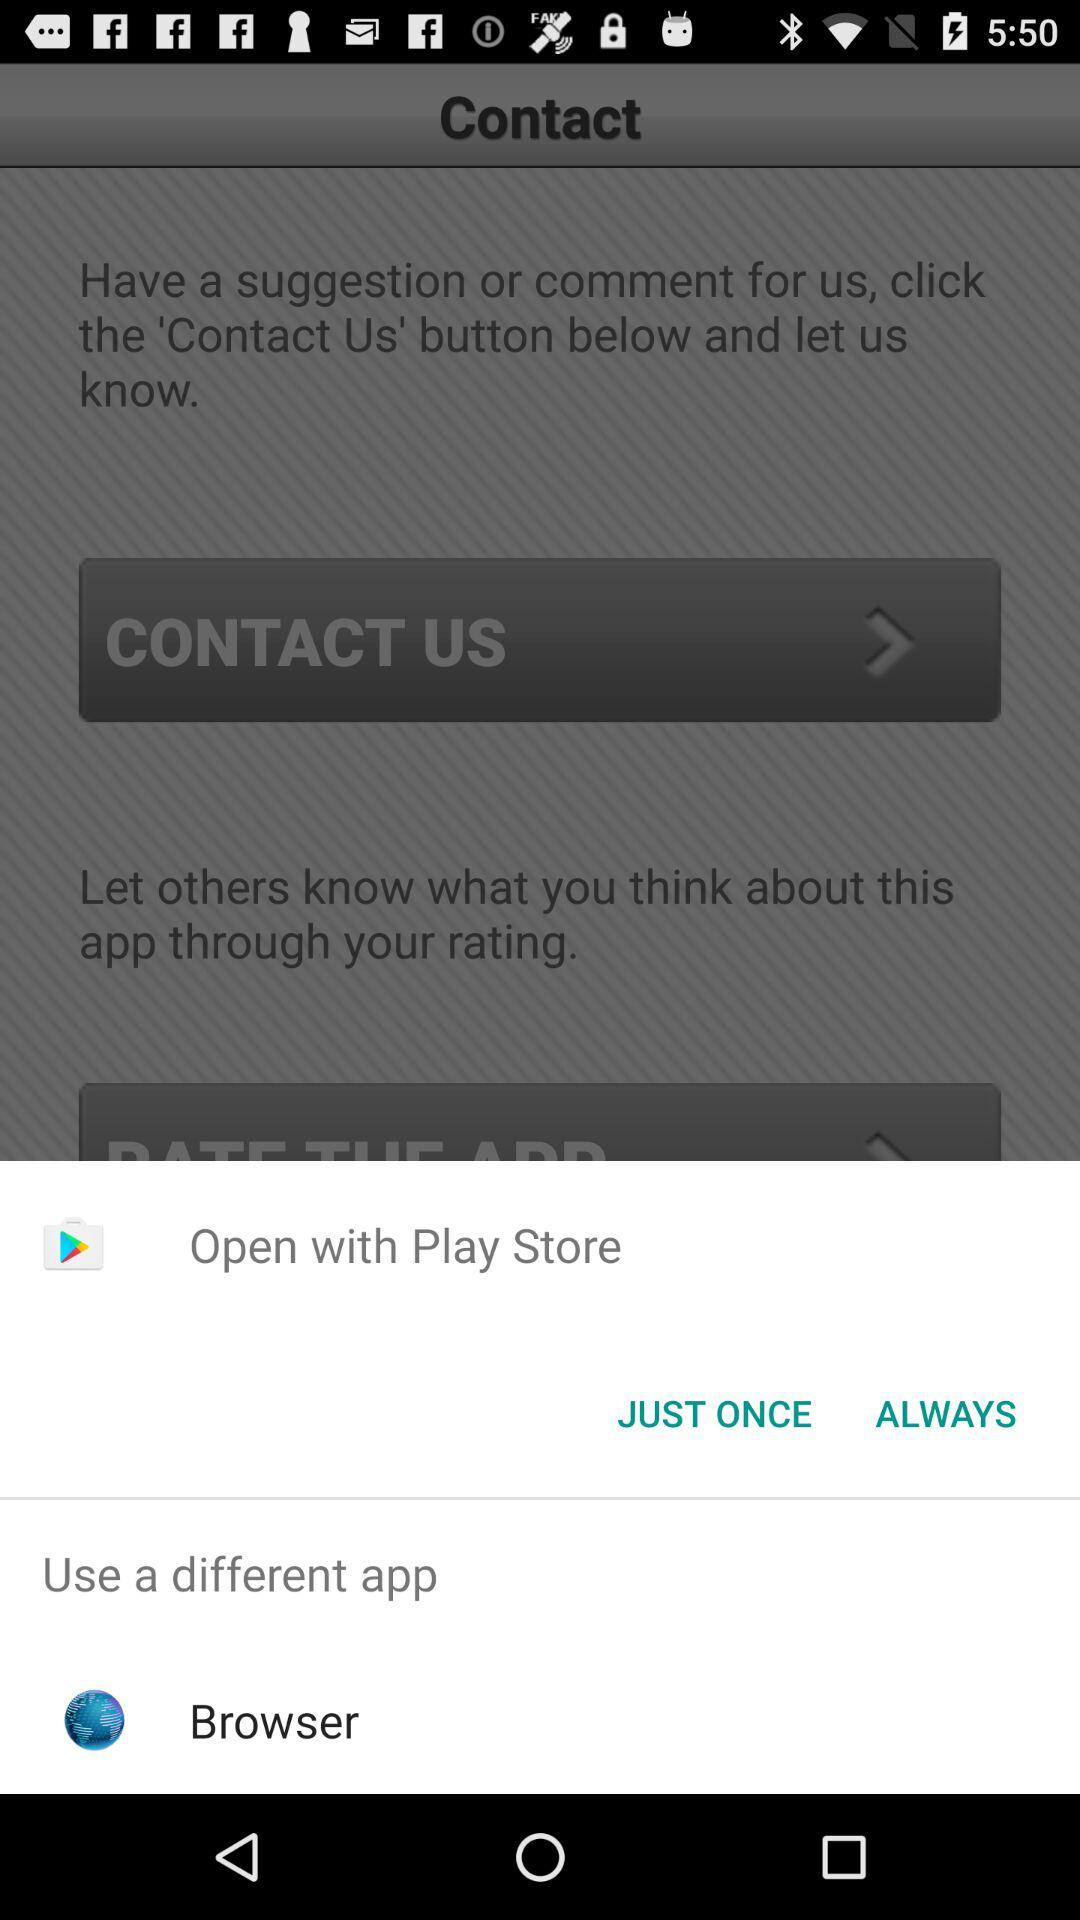 The image size is (1080, 1920). What do you see at coordinates (945, 1411) in the screenshot?
I see `always item` at bounding box center [945, 1411].